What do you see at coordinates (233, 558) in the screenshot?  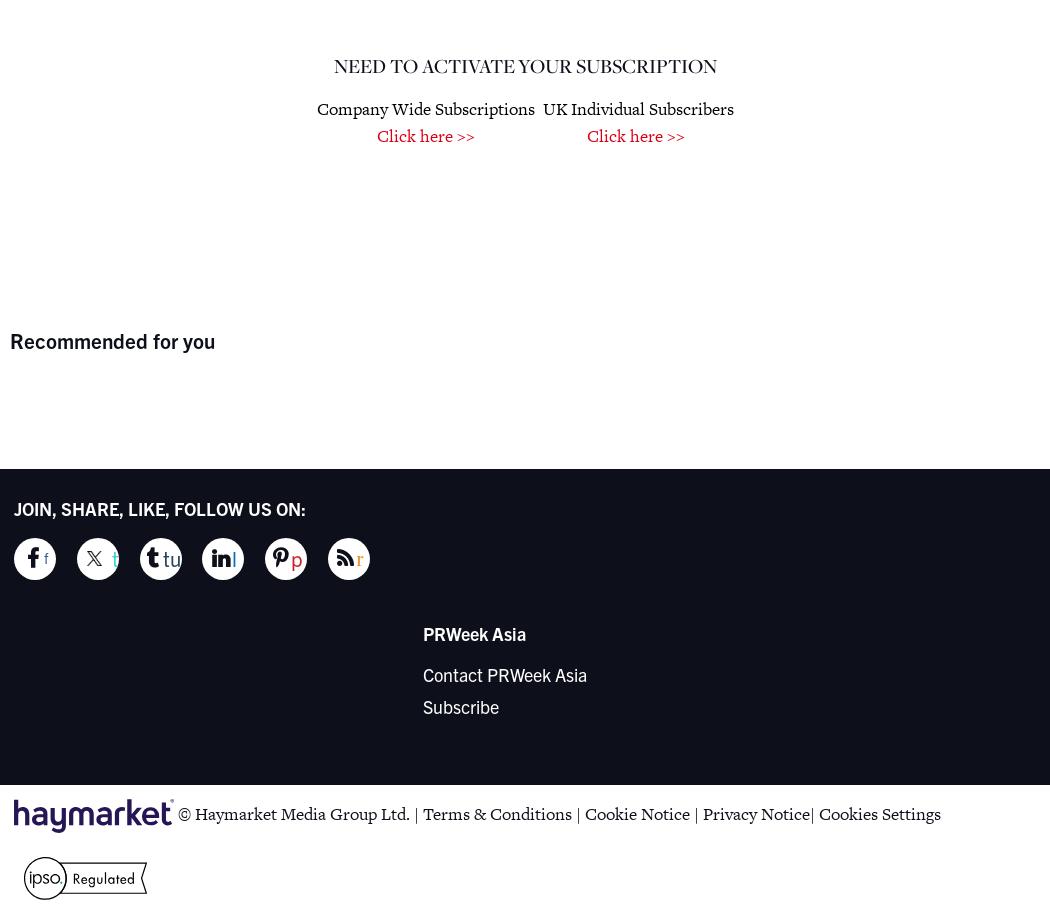 I see `'l'` at bounding box center [233, 558].